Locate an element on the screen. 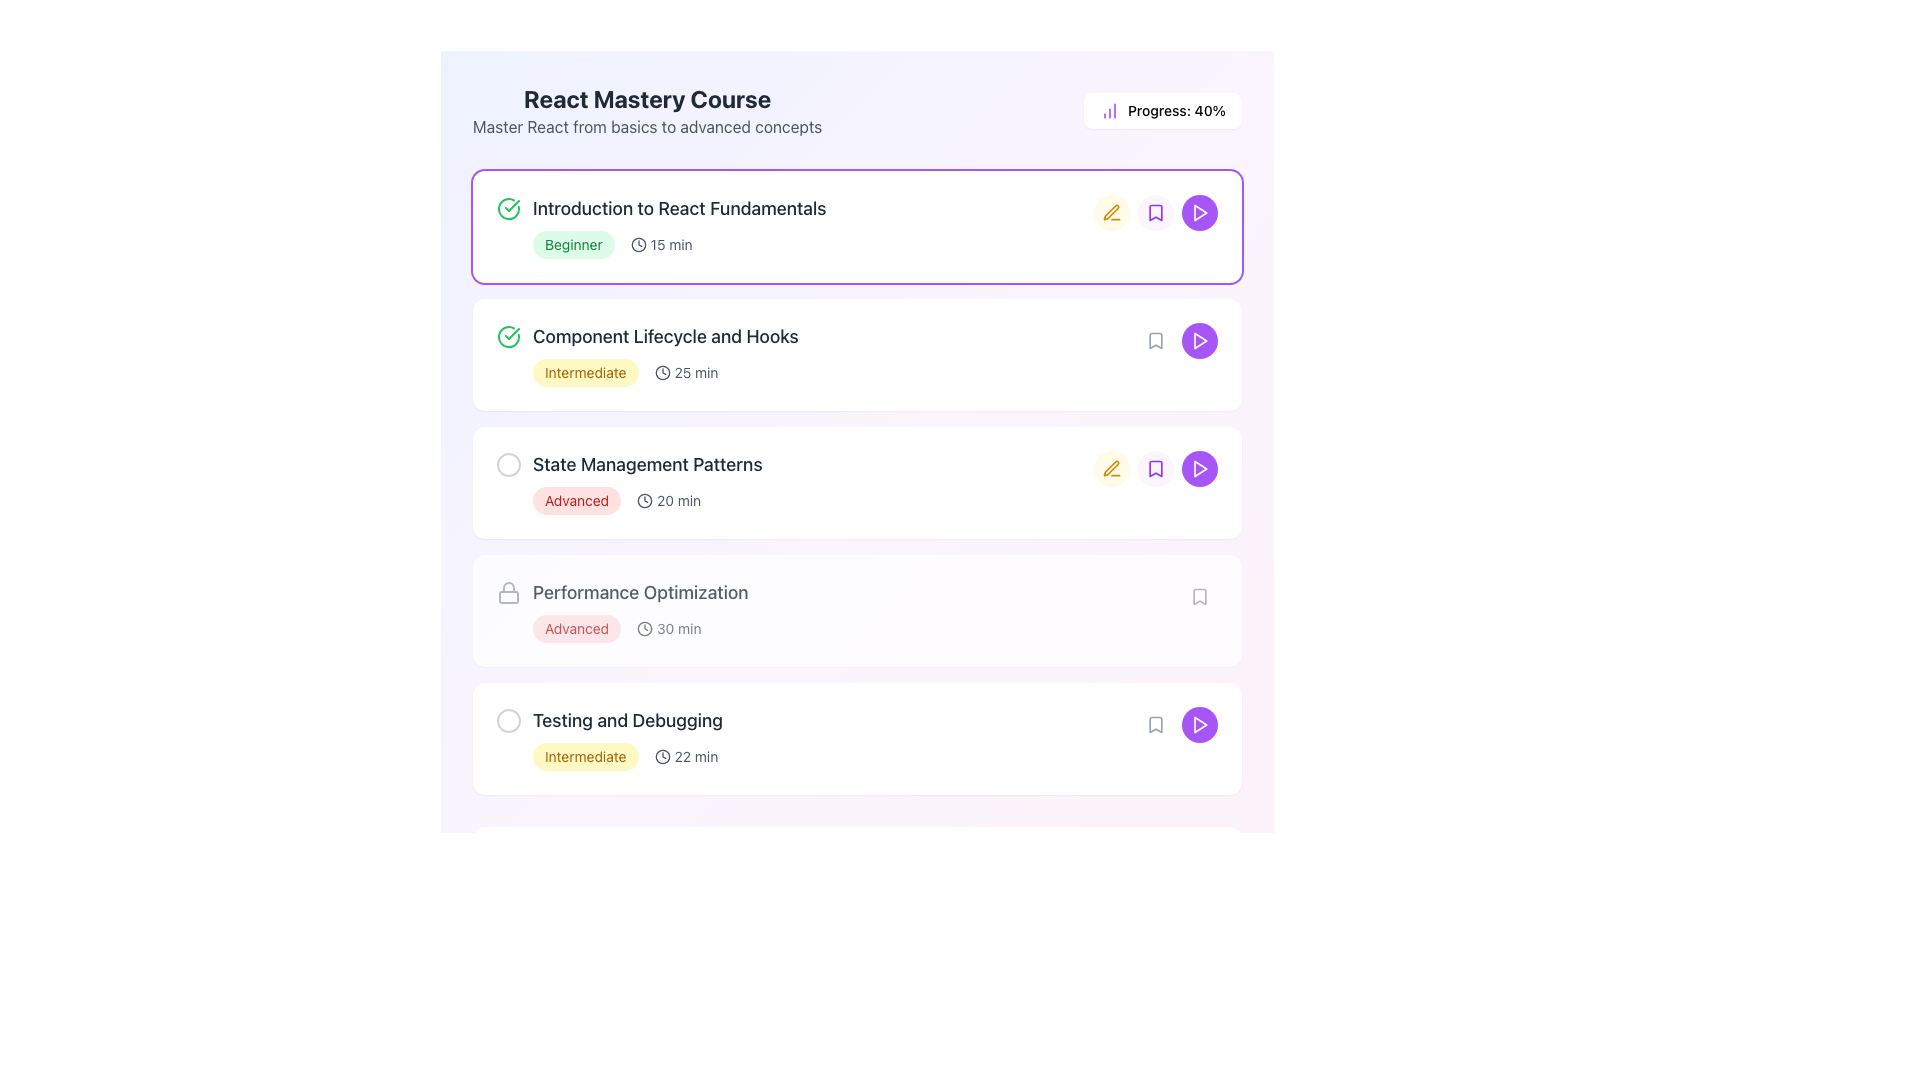  circular boundary of the clock icon located immediately left of the 'Component Lifecycle and Hooks' section title is located at coordinates (645, 627).